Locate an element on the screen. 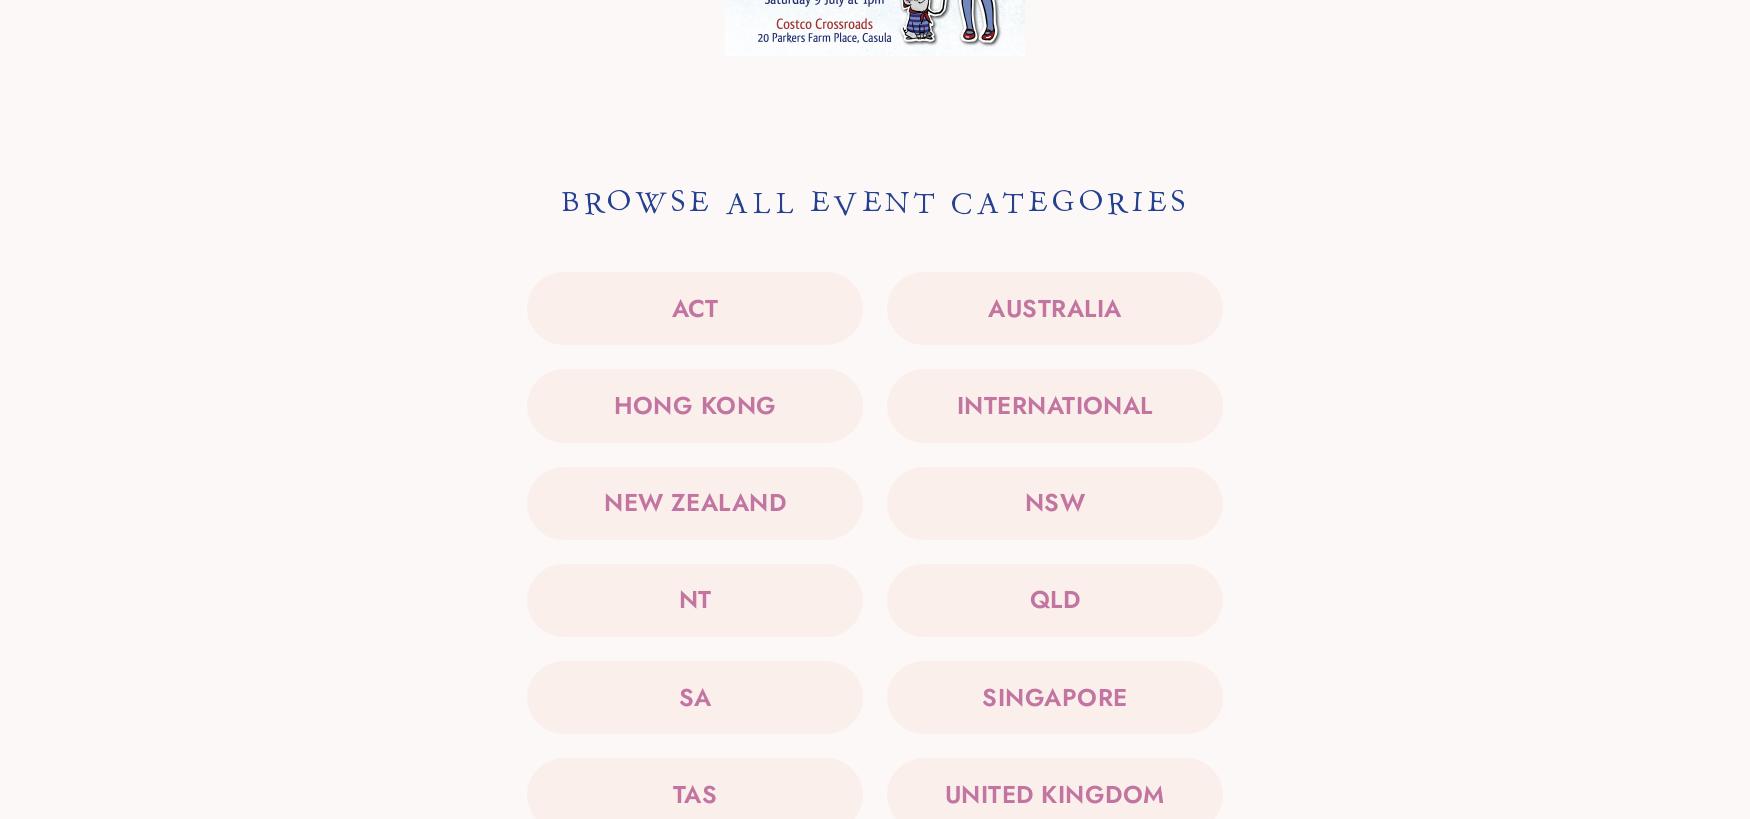 The width and height of the screenshot is (1750, 819). 'QLD' is located at coordinates (1053, 598).